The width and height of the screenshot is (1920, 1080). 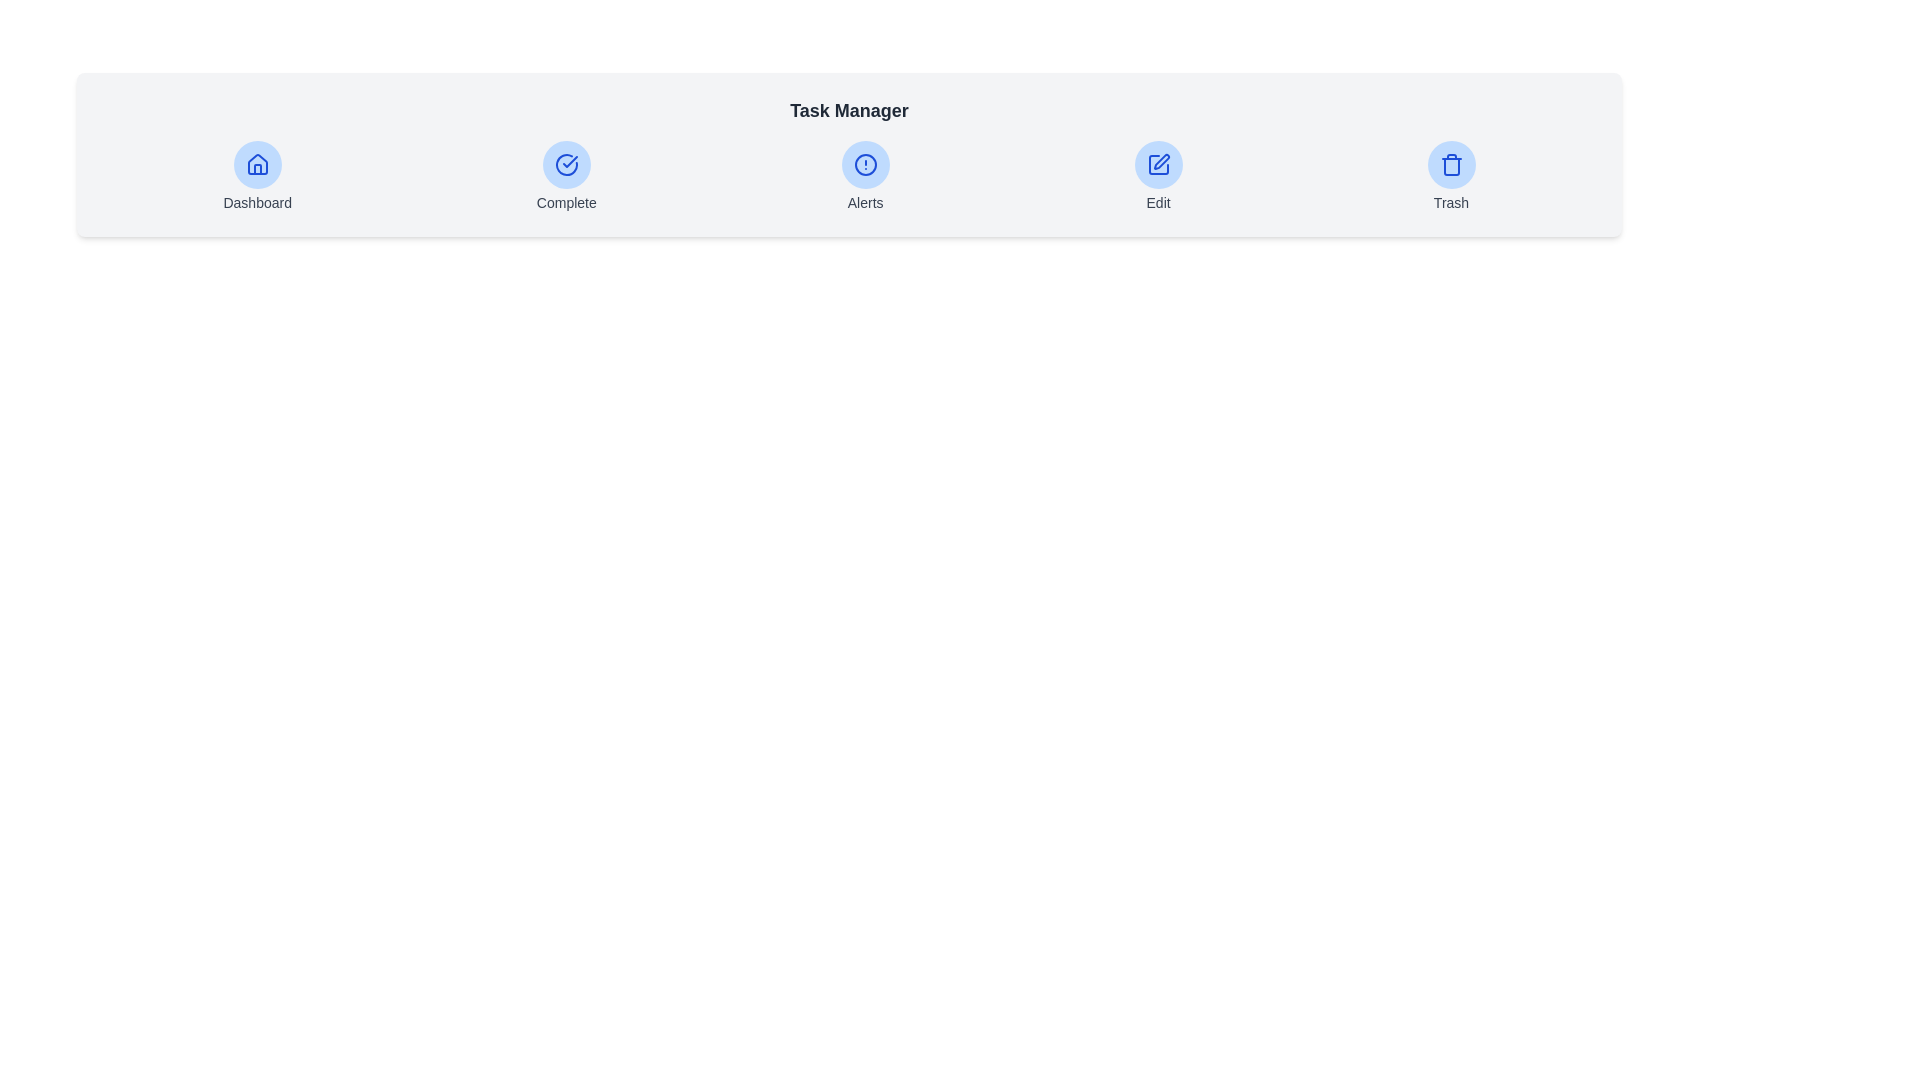 I want to click on the rounded light blue button with a trash bin icon located in the top-right section of the 'Task Manager' toolbar, so click(x=1451, y=164).